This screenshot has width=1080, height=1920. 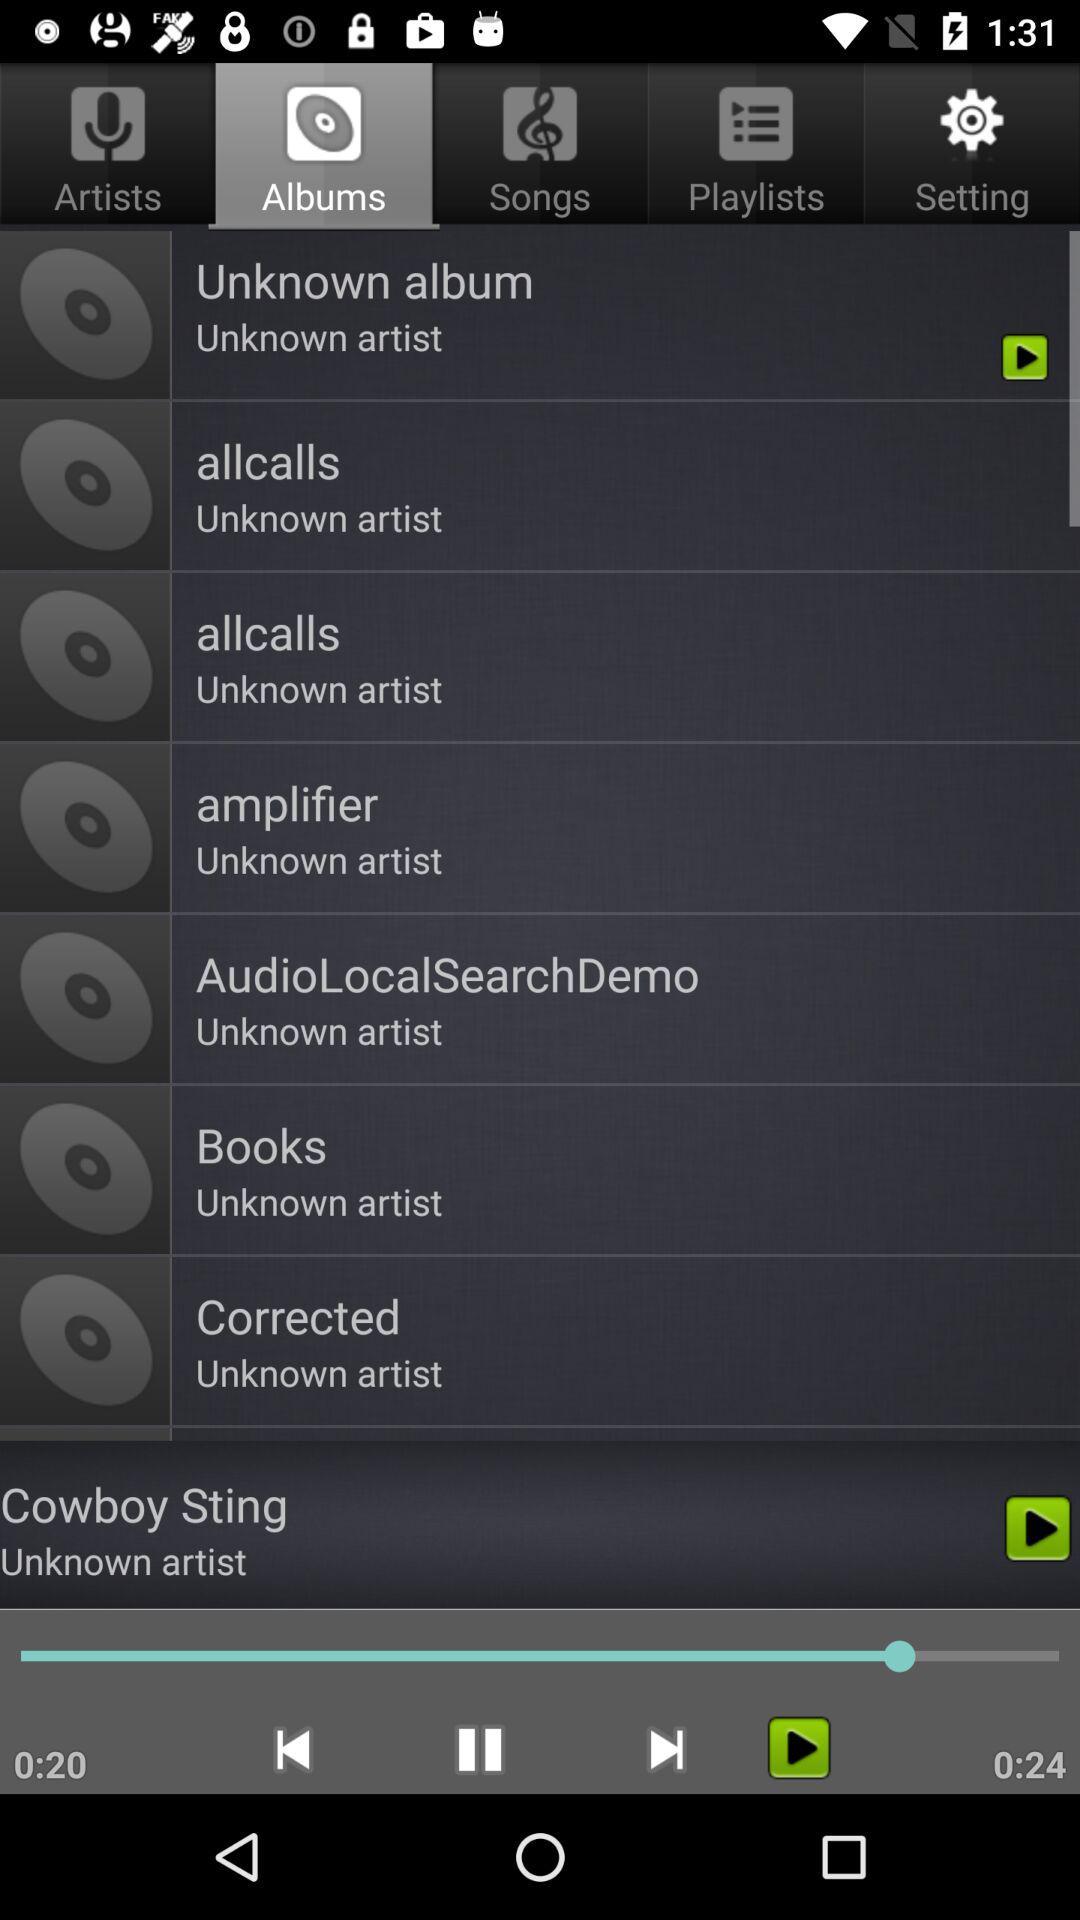 I want to click on app to the right of albums app, so click(x=756, y=146).